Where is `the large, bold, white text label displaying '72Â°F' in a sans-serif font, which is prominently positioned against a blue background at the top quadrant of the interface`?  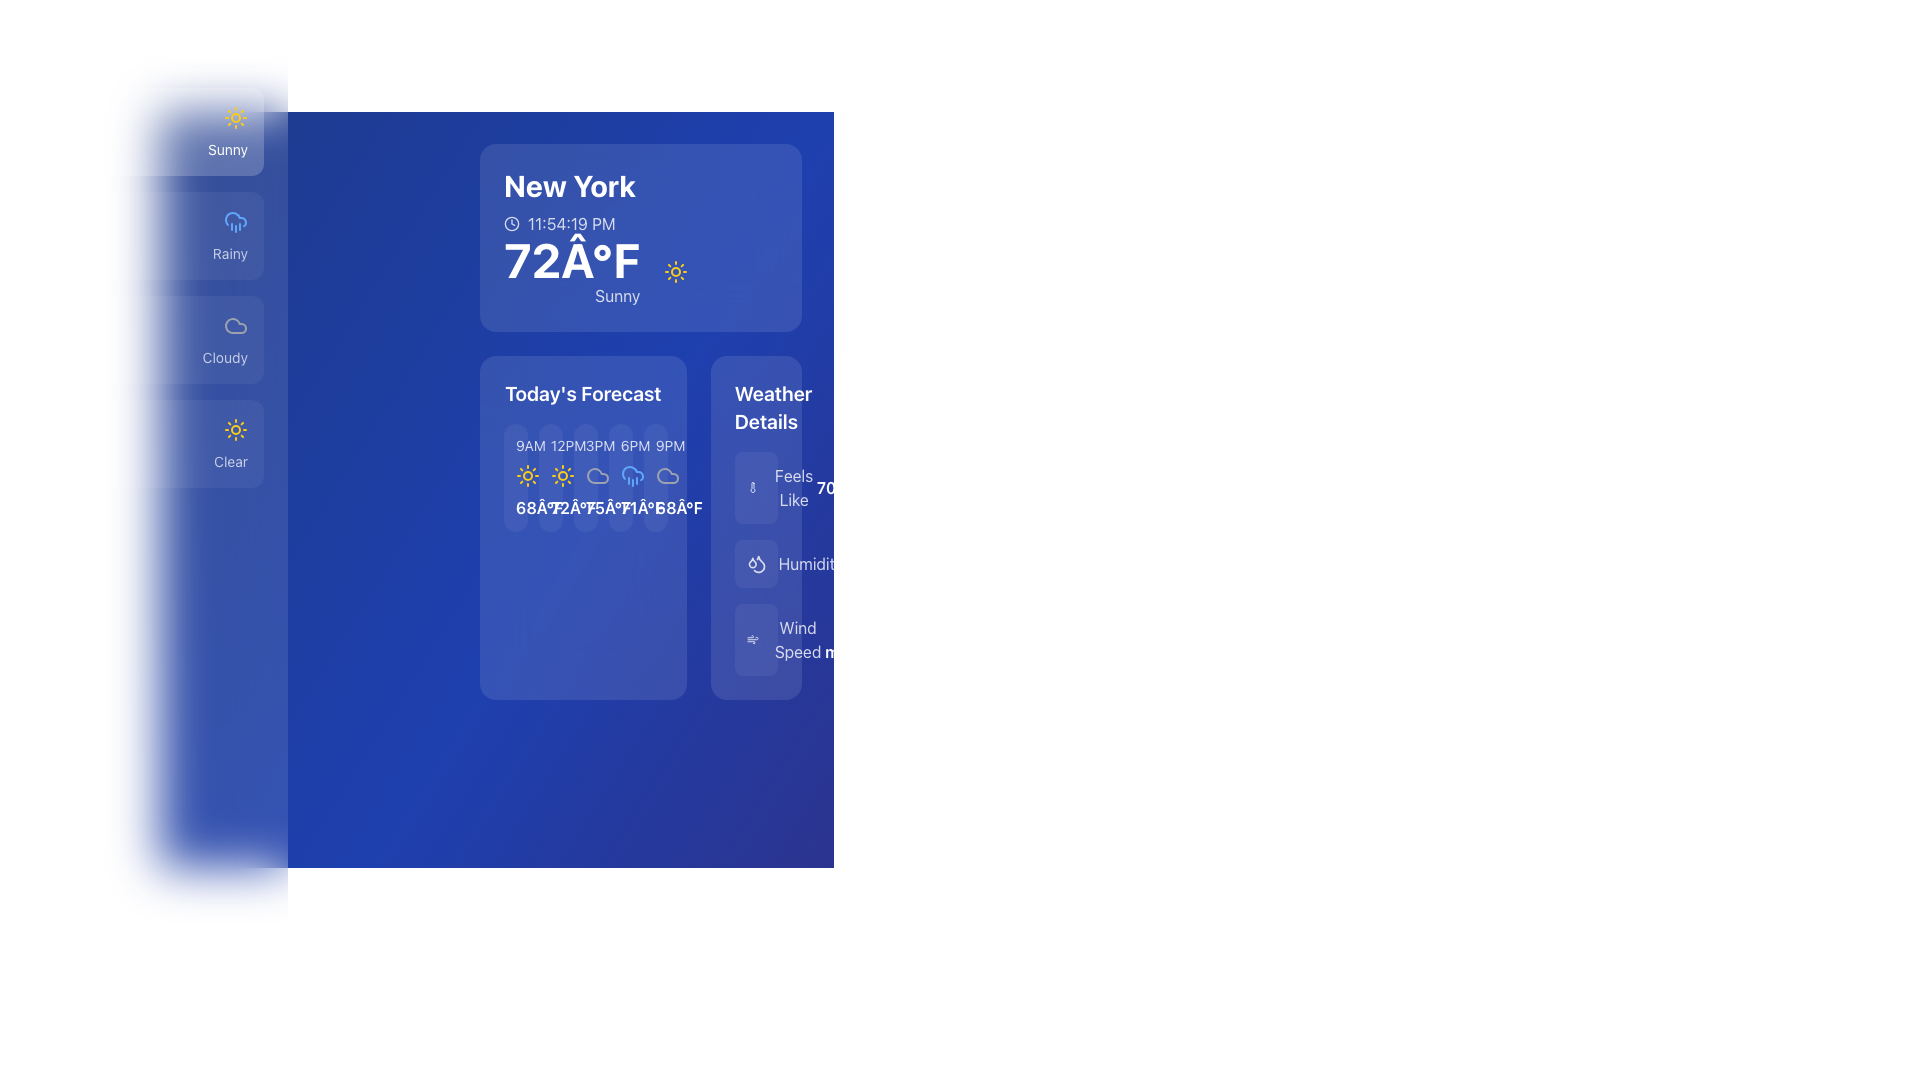
the large, bold, white text label displaying '72Â°F' in a sans-serif font, which is prominently positioned against a blue background at the top quadrant of the interface is located at coordinates (571, 258).